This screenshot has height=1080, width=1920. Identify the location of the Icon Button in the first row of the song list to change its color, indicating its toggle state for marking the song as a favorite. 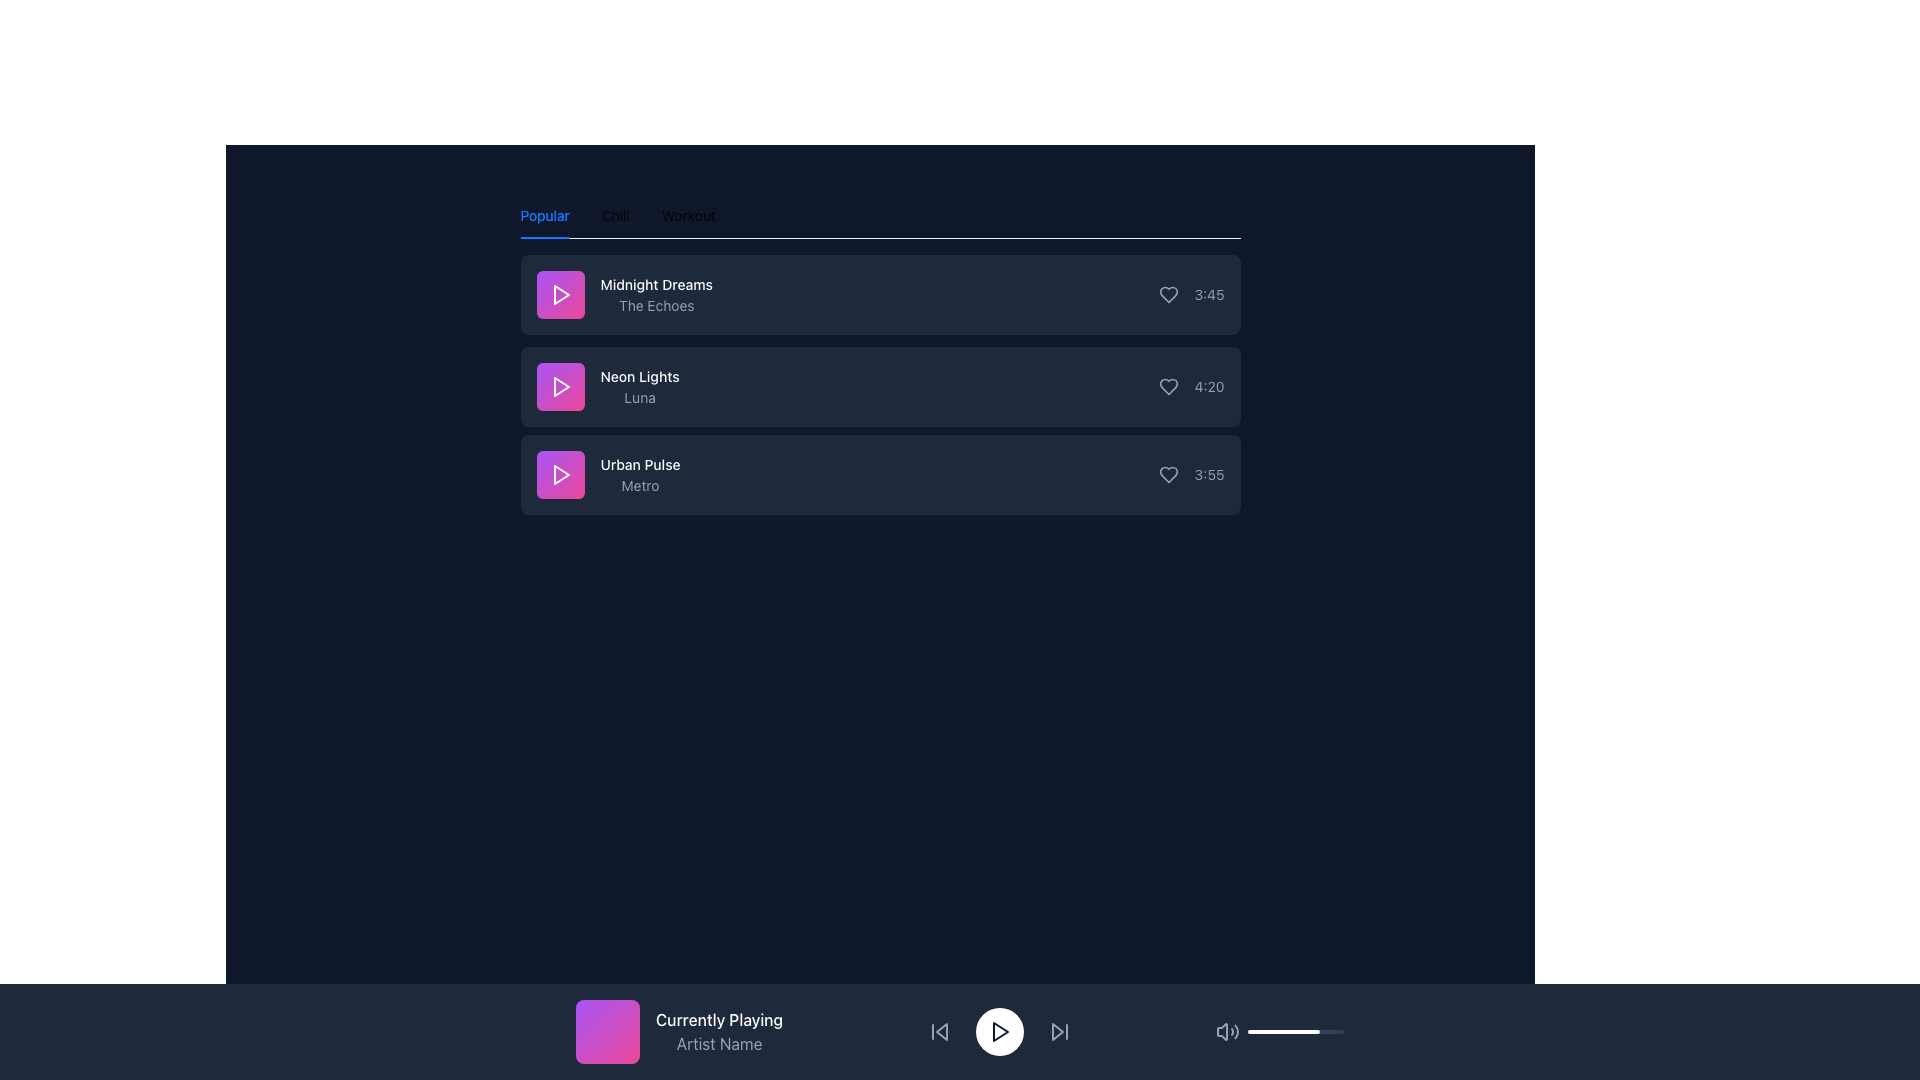
(1168, 294).